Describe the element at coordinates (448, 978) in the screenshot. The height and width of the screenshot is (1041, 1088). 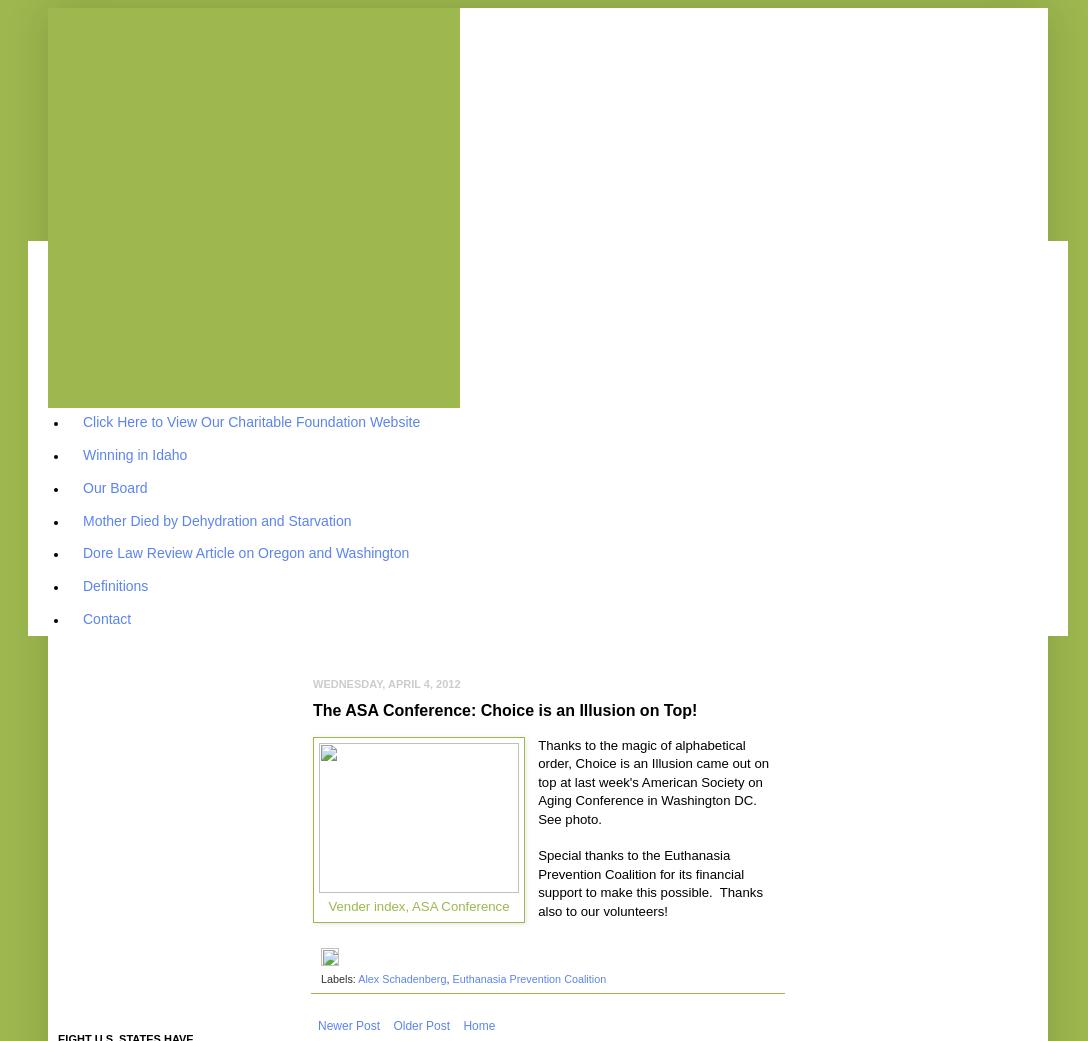
I see `','` at that location.